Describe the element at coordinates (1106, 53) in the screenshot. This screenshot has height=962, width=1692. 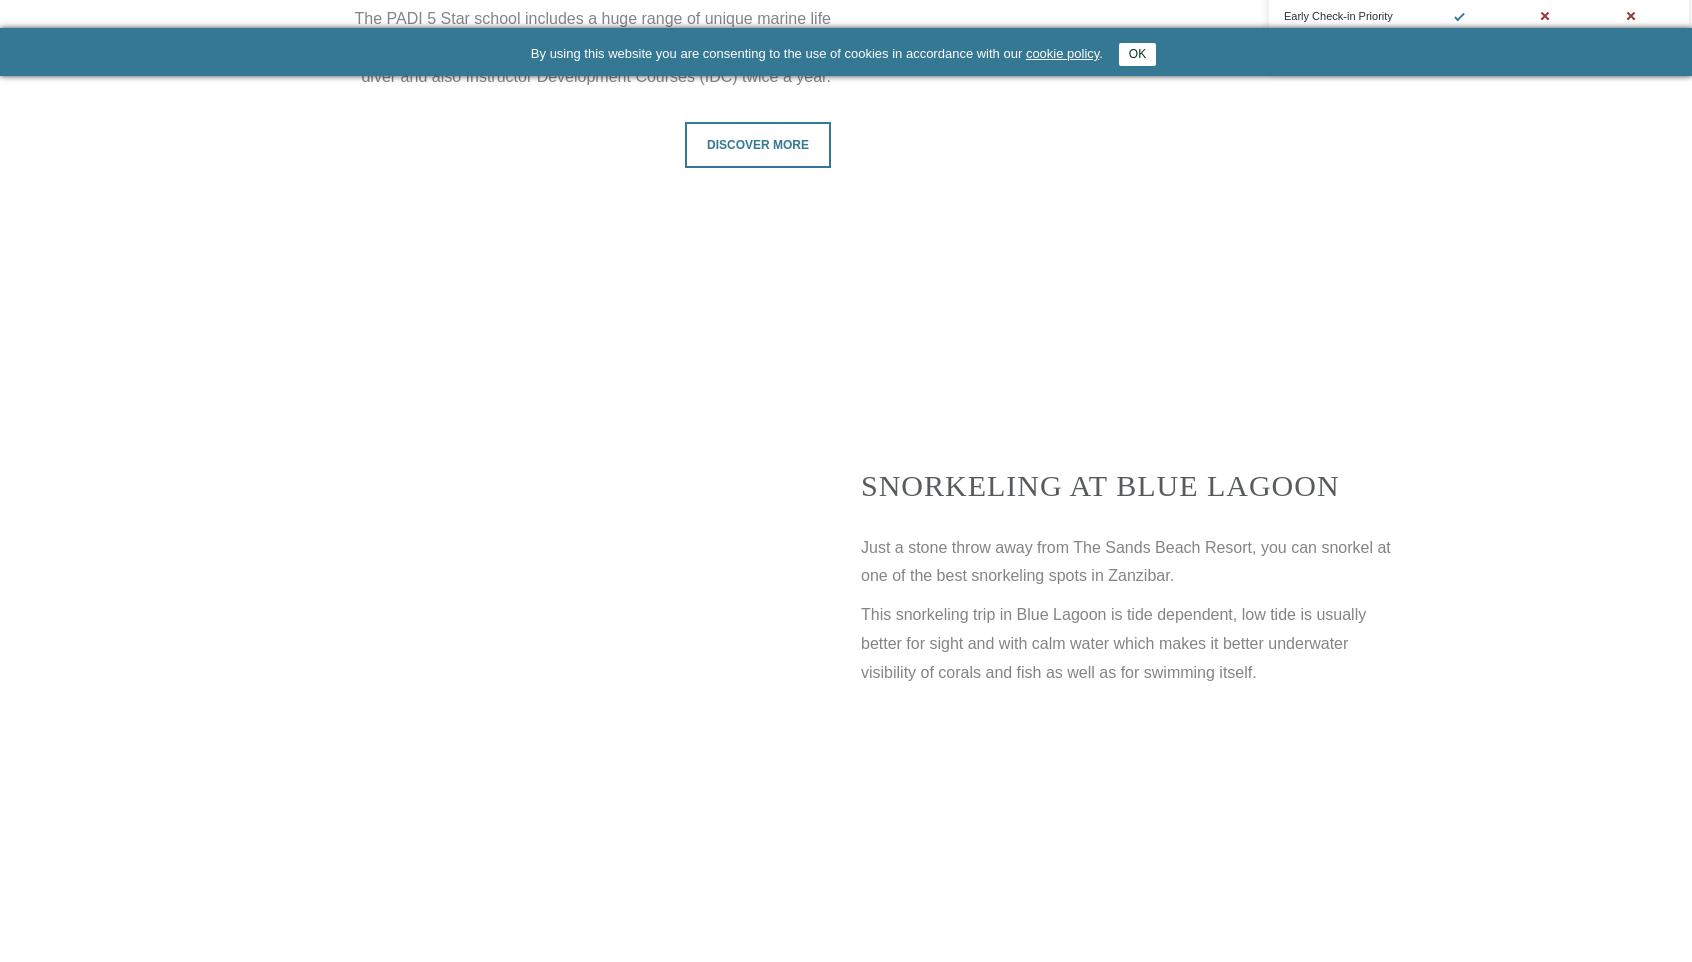
I see `'.'` at that location.